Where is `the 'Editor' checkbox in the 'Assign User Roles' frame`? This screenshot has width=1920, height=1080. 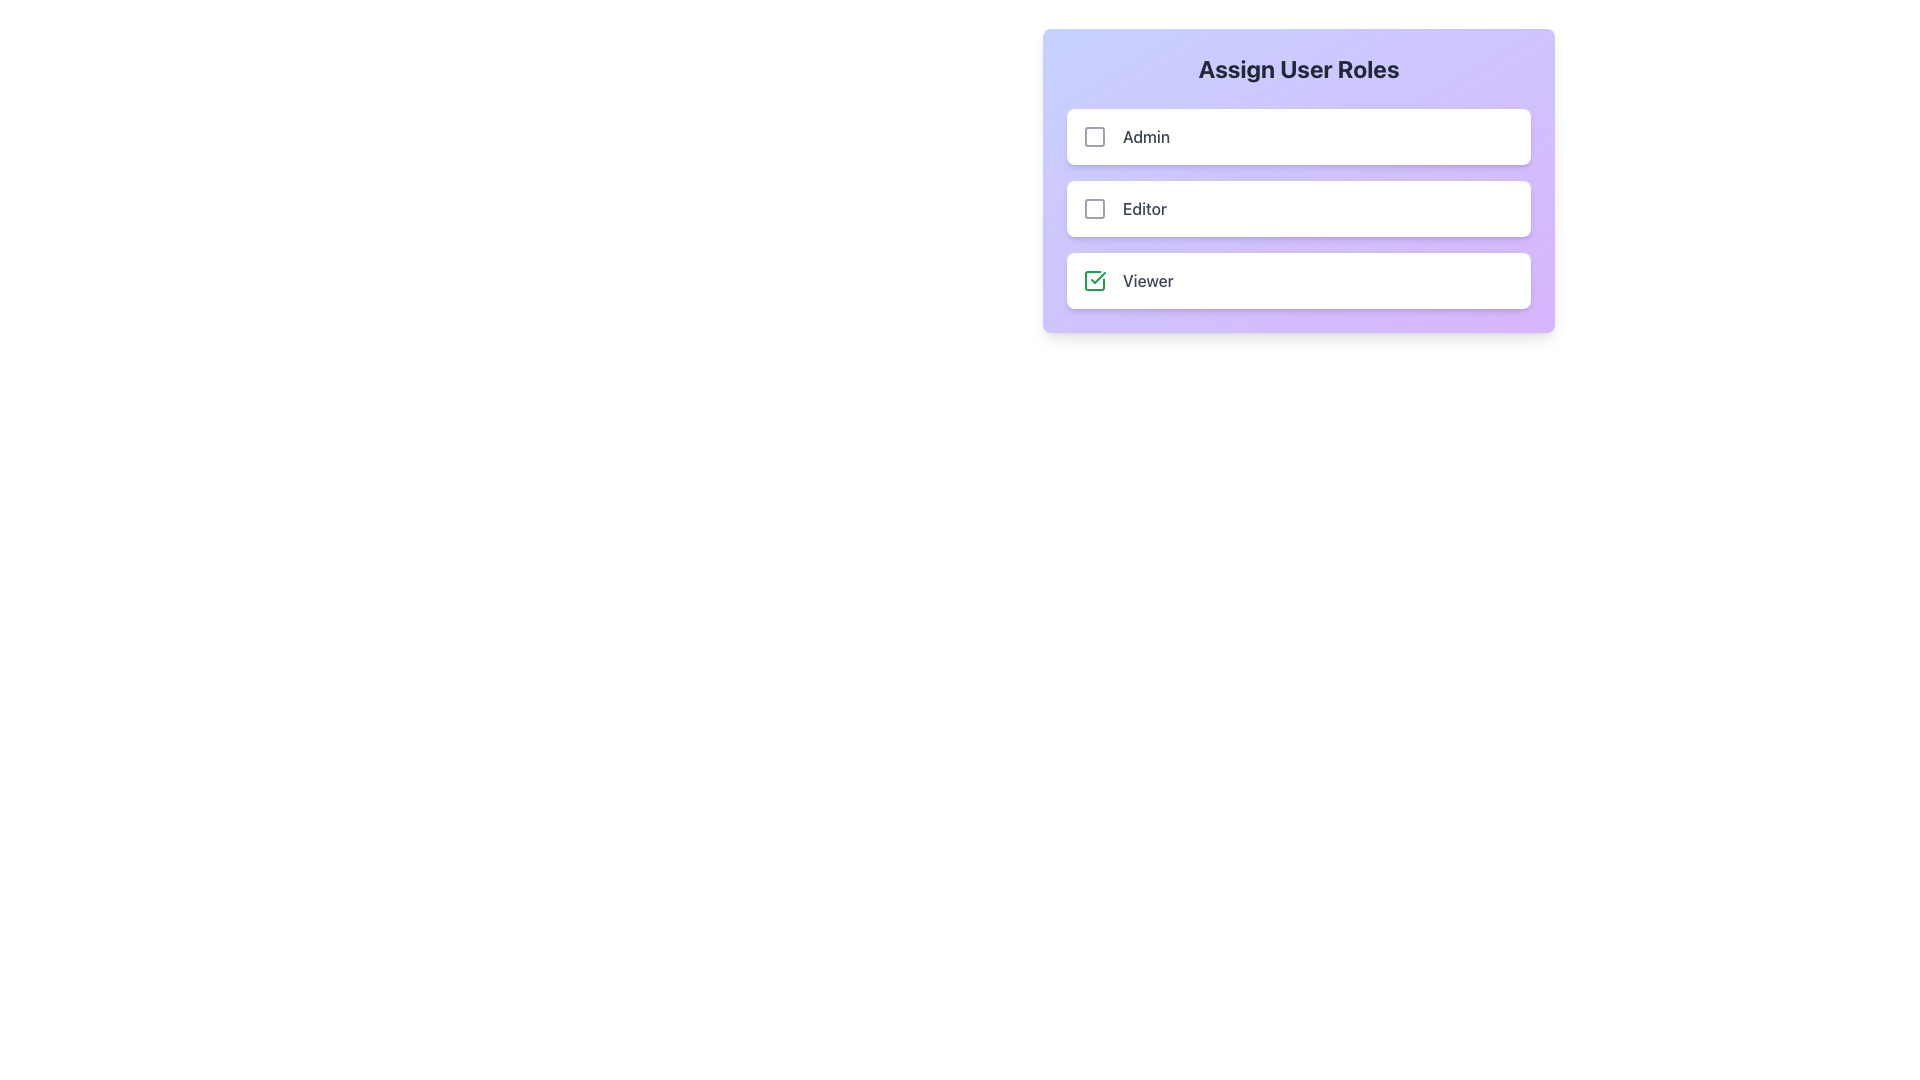
the 'Editor' checkbox in the 'Assign User Roles' frame is located at coordinates (1093, 208).